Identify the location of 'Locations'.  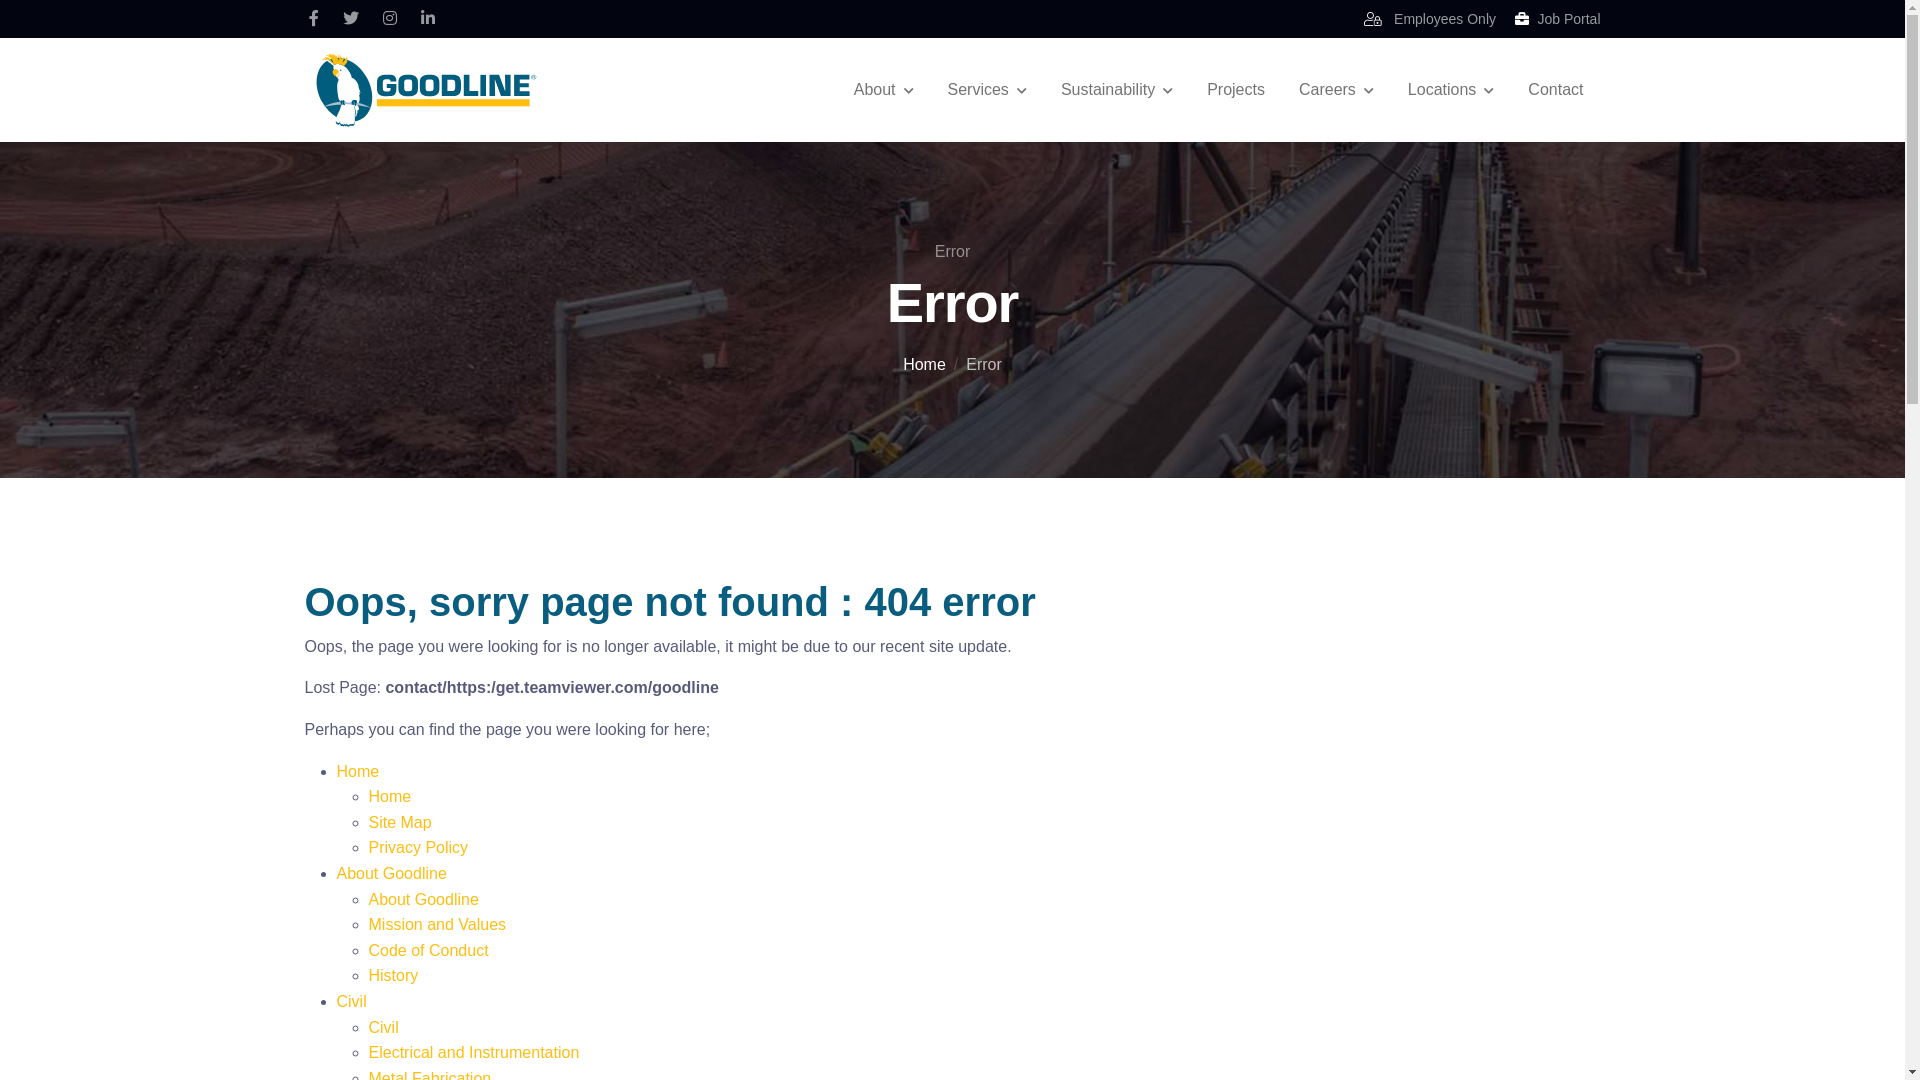
(1395, 90).